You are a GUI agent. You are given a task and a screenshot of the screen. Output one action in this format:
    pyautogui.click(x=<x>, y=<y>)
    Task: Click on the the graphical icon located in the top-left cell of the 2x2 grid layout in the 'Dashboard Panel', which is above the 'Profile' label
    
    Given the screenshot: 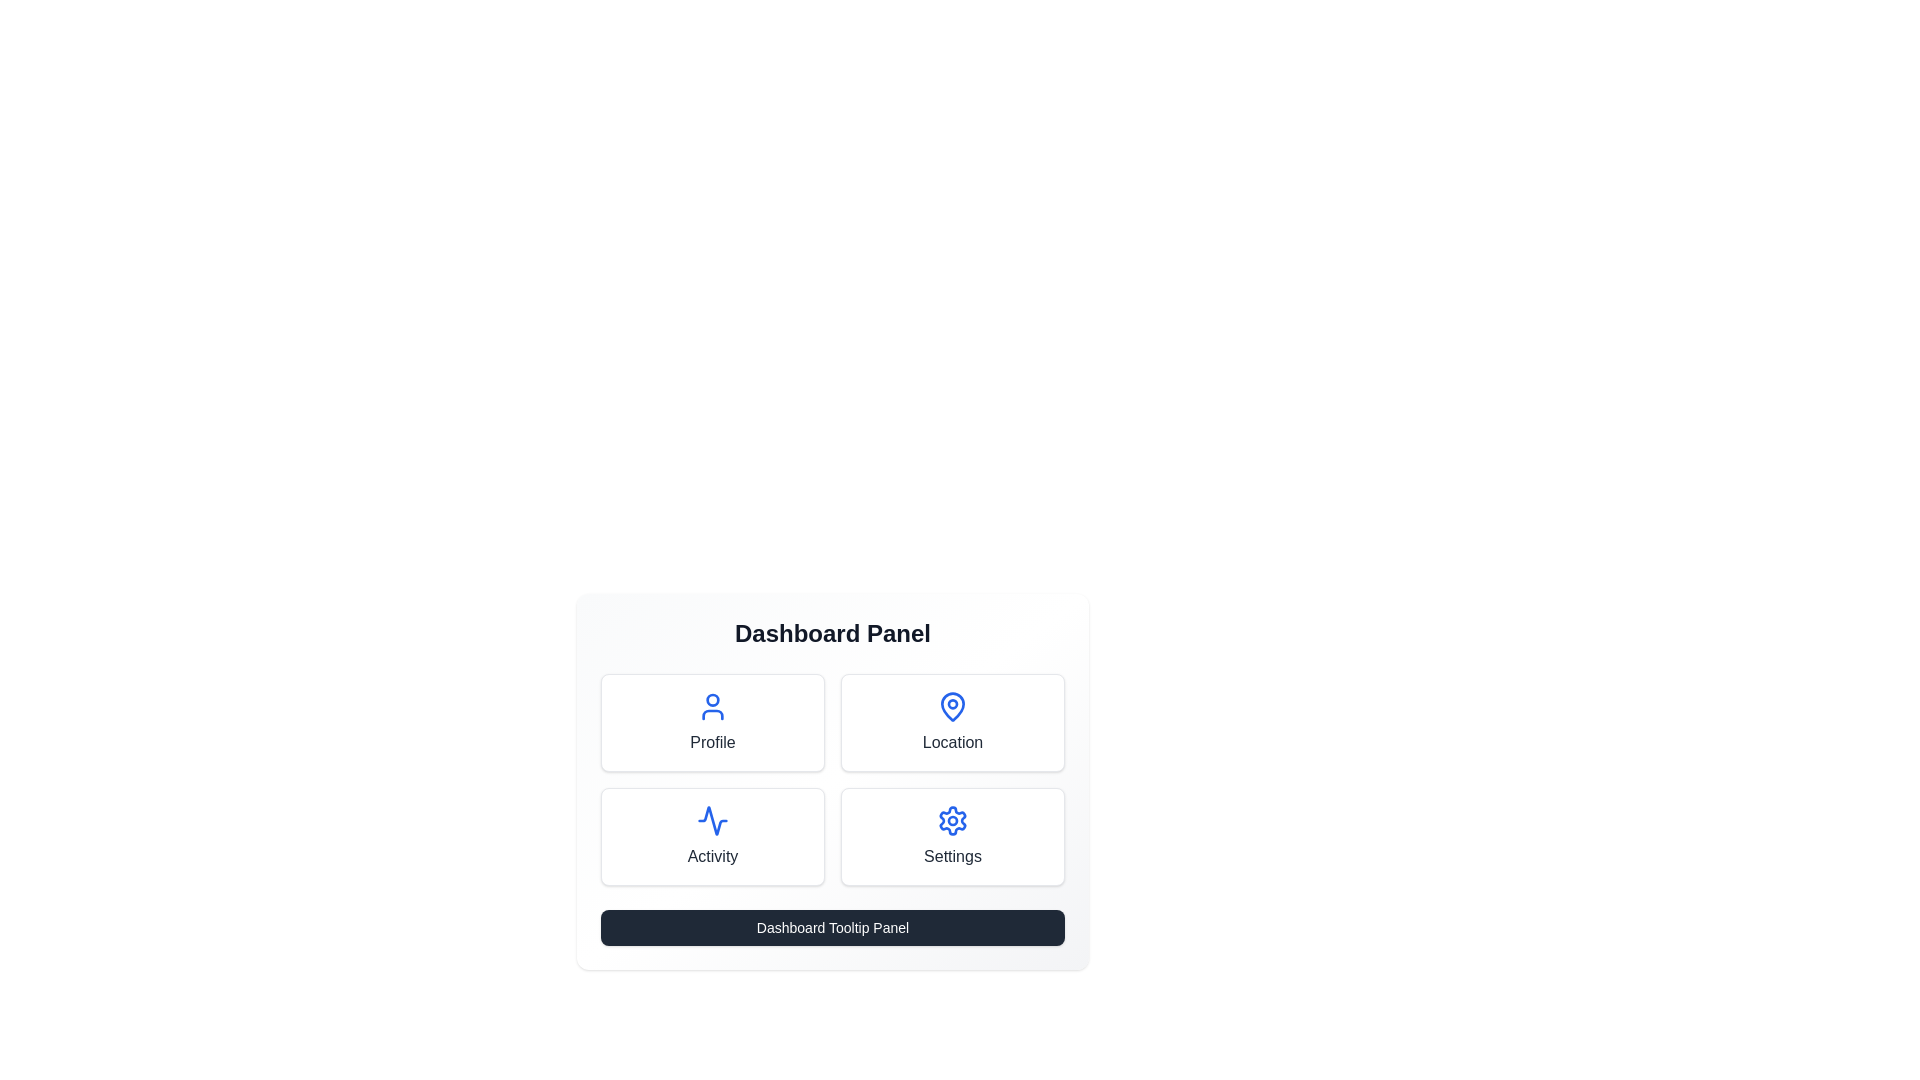 What is the action you would take?
    pyautogui.click(x=713, y=705)
    